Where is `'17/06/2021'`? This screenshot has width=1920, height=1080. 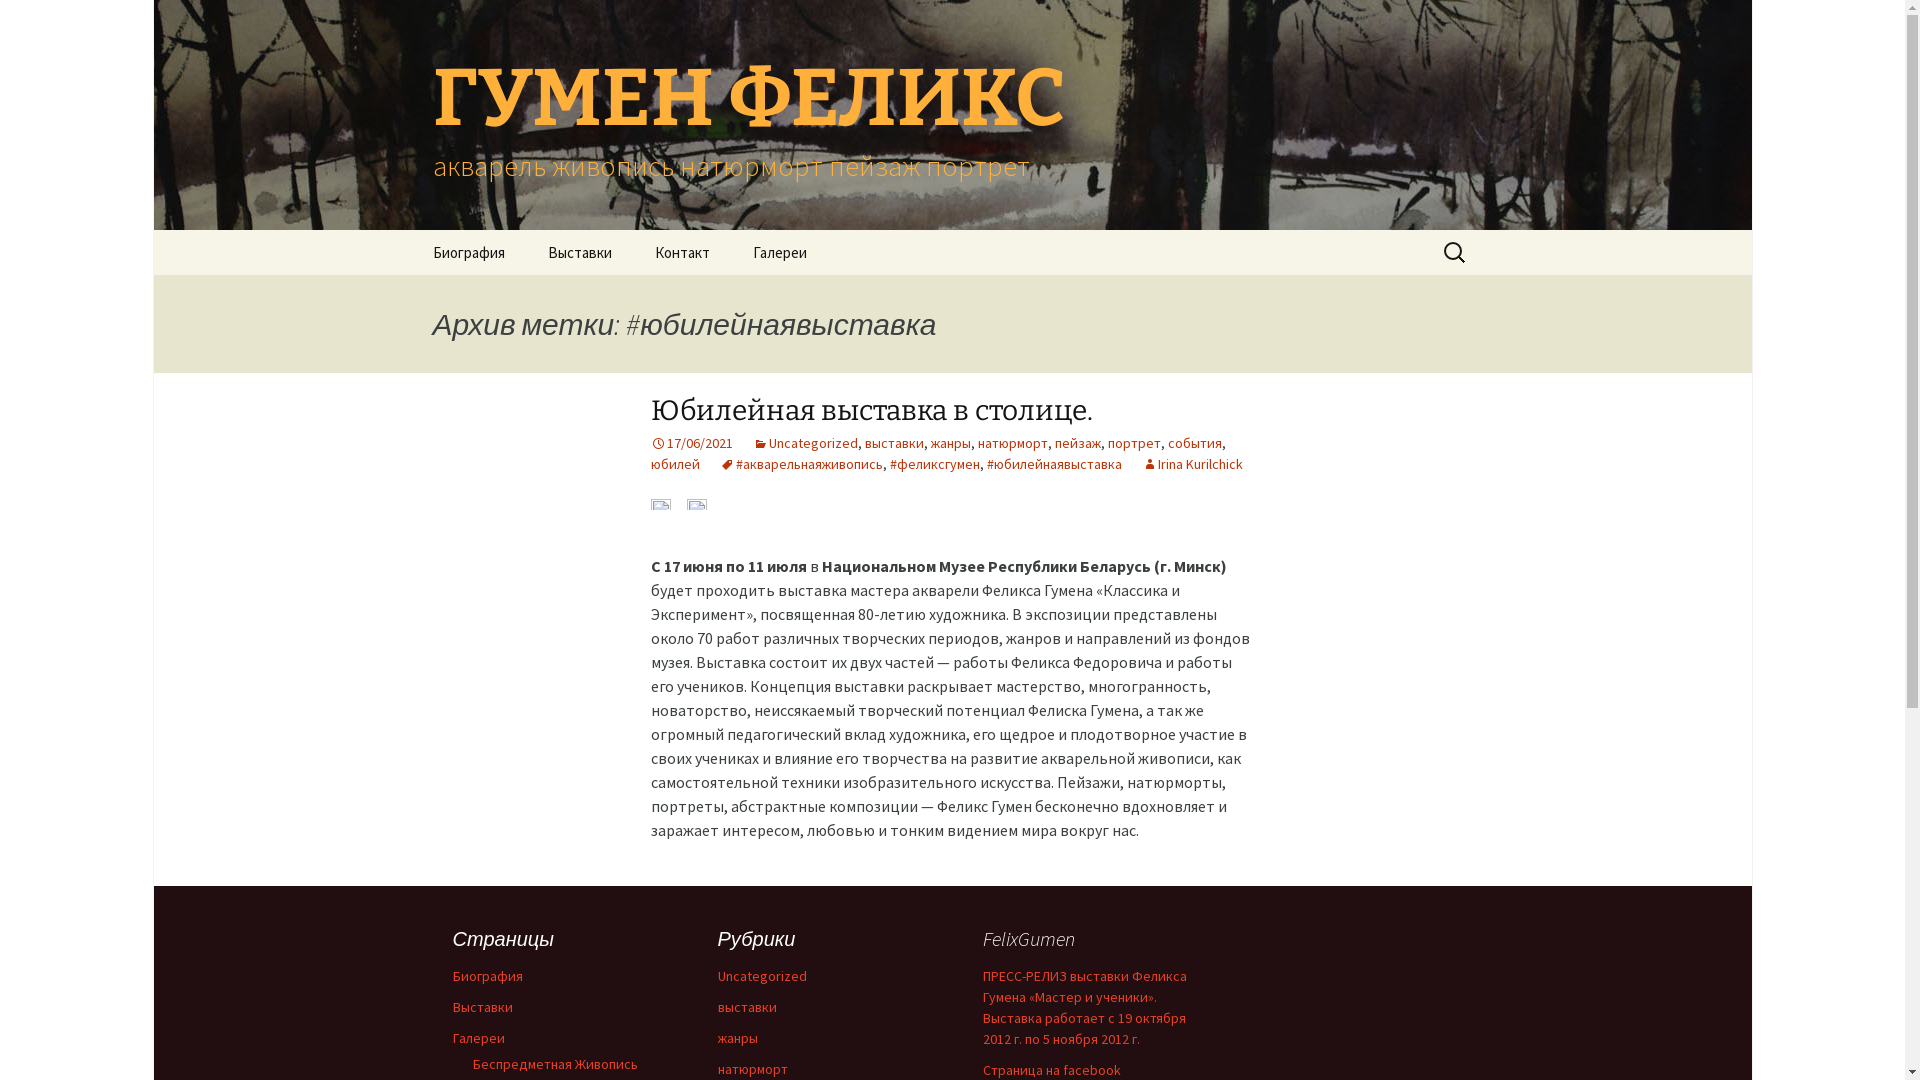
'17/06/2021' is located at coordinates (691, 442).